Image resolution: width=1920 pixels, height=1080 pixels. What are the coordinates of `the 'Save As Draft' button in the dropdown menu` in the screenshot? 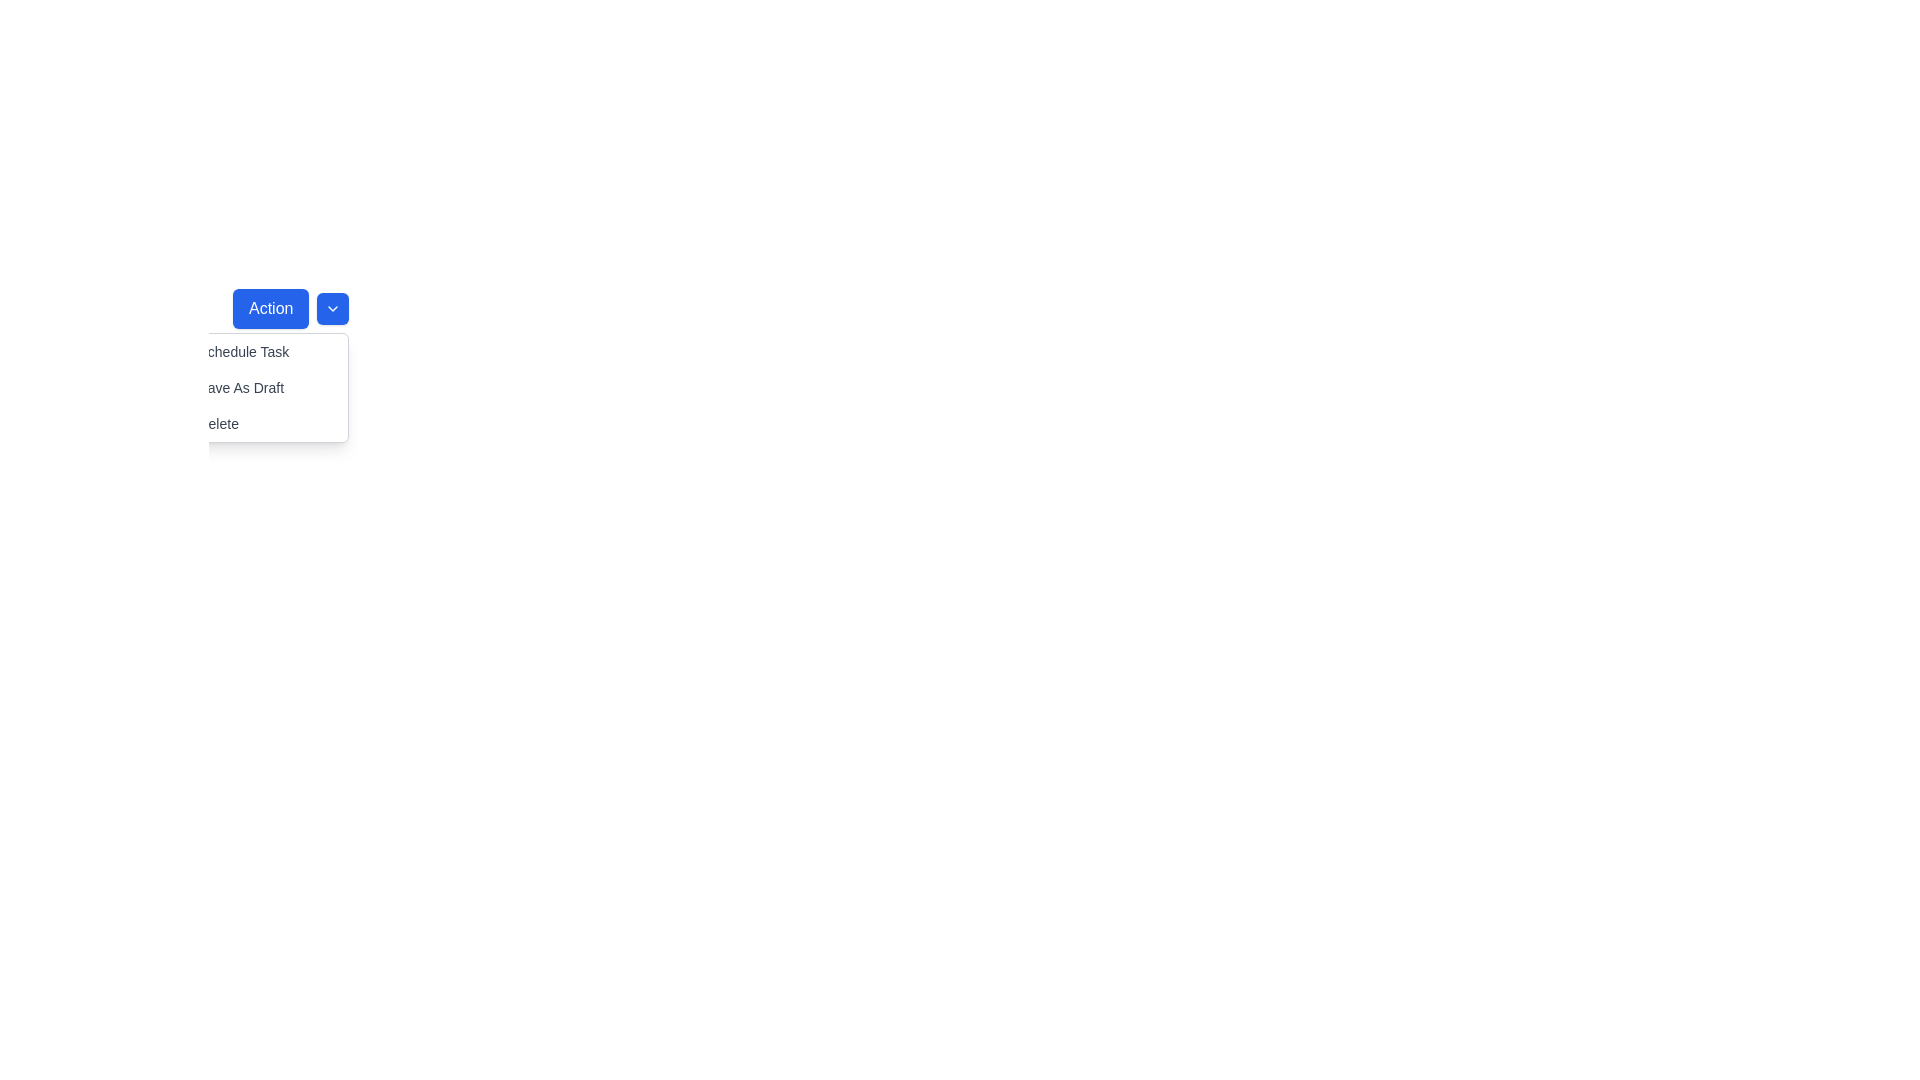 It's located at (252, 388).